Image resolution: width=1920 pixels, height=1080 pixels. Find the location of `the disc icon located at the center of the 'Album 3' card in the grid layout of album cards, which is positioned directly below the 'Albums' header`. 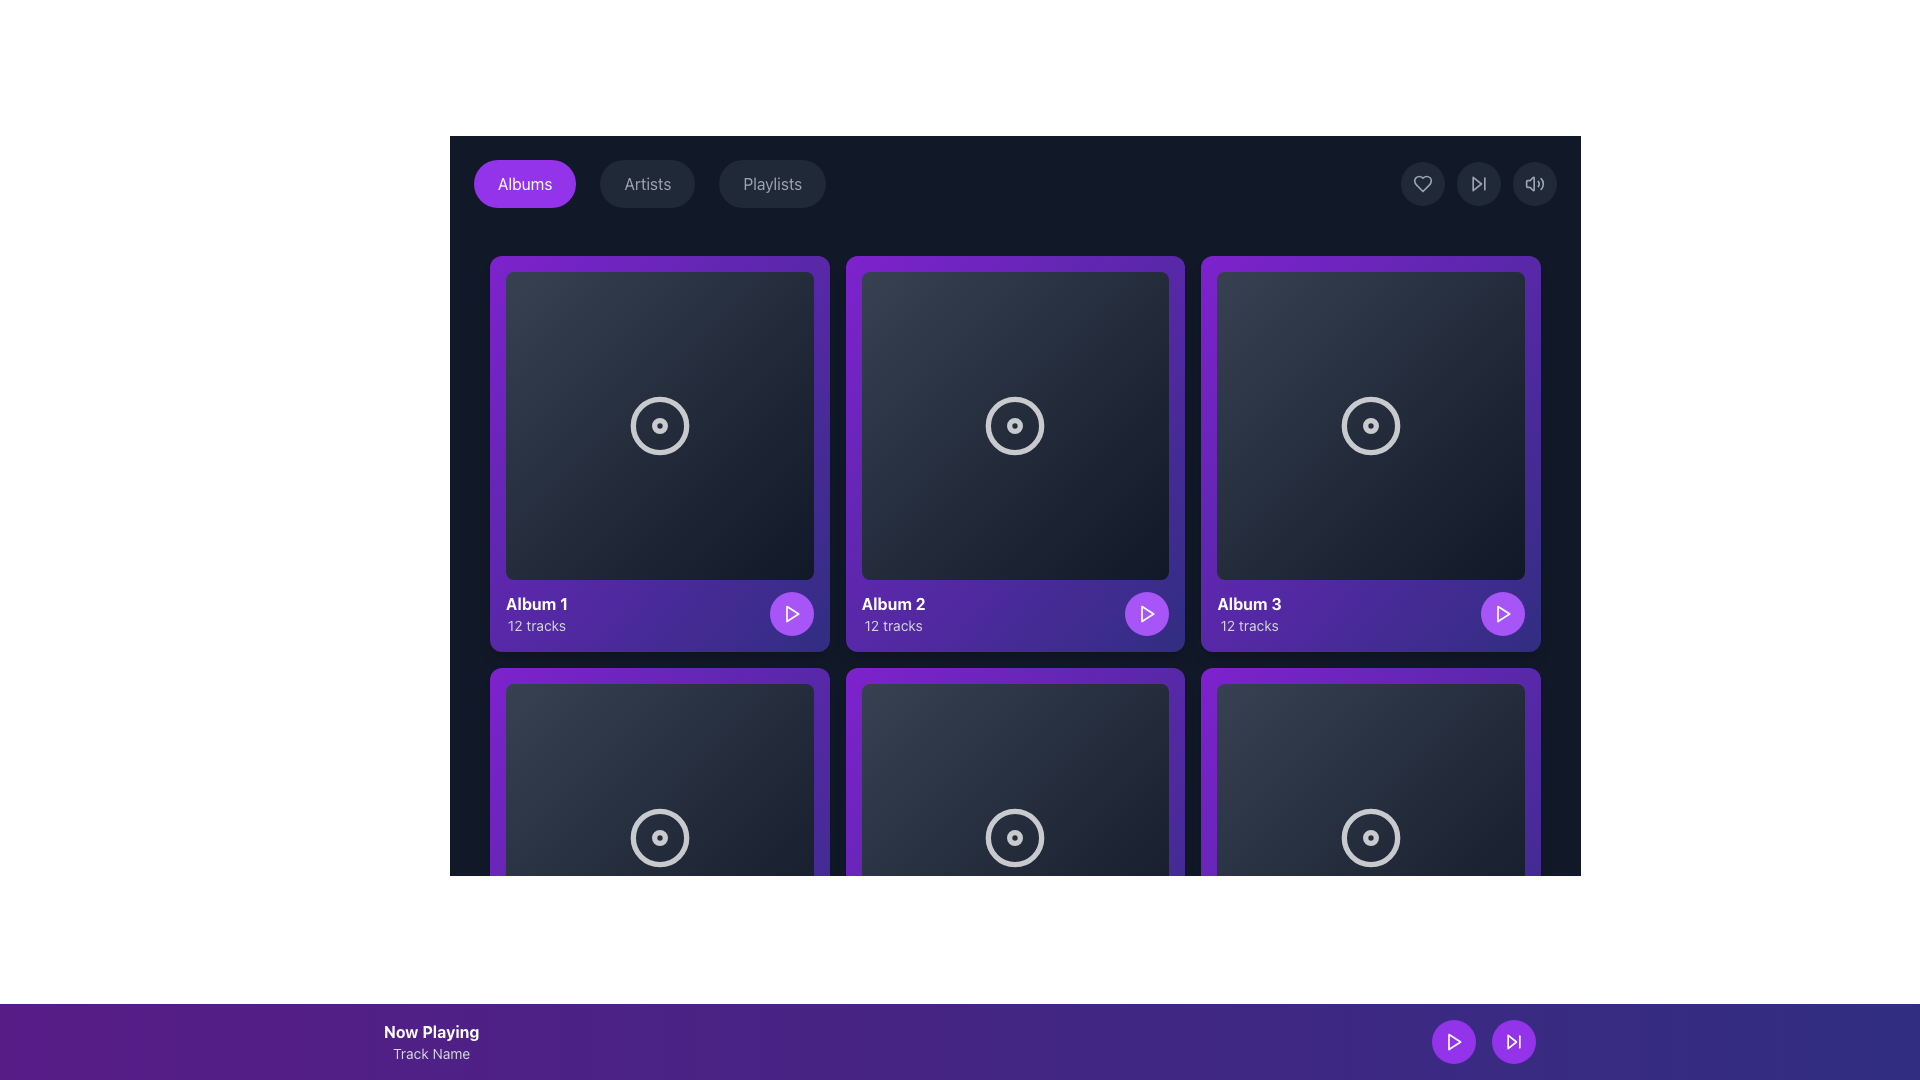

the disc icon located at the center of the 'Album 3' card in the grid layout of album cards, which is positioned directly below the 'Albums' header is located at coordinates (1370, 424).